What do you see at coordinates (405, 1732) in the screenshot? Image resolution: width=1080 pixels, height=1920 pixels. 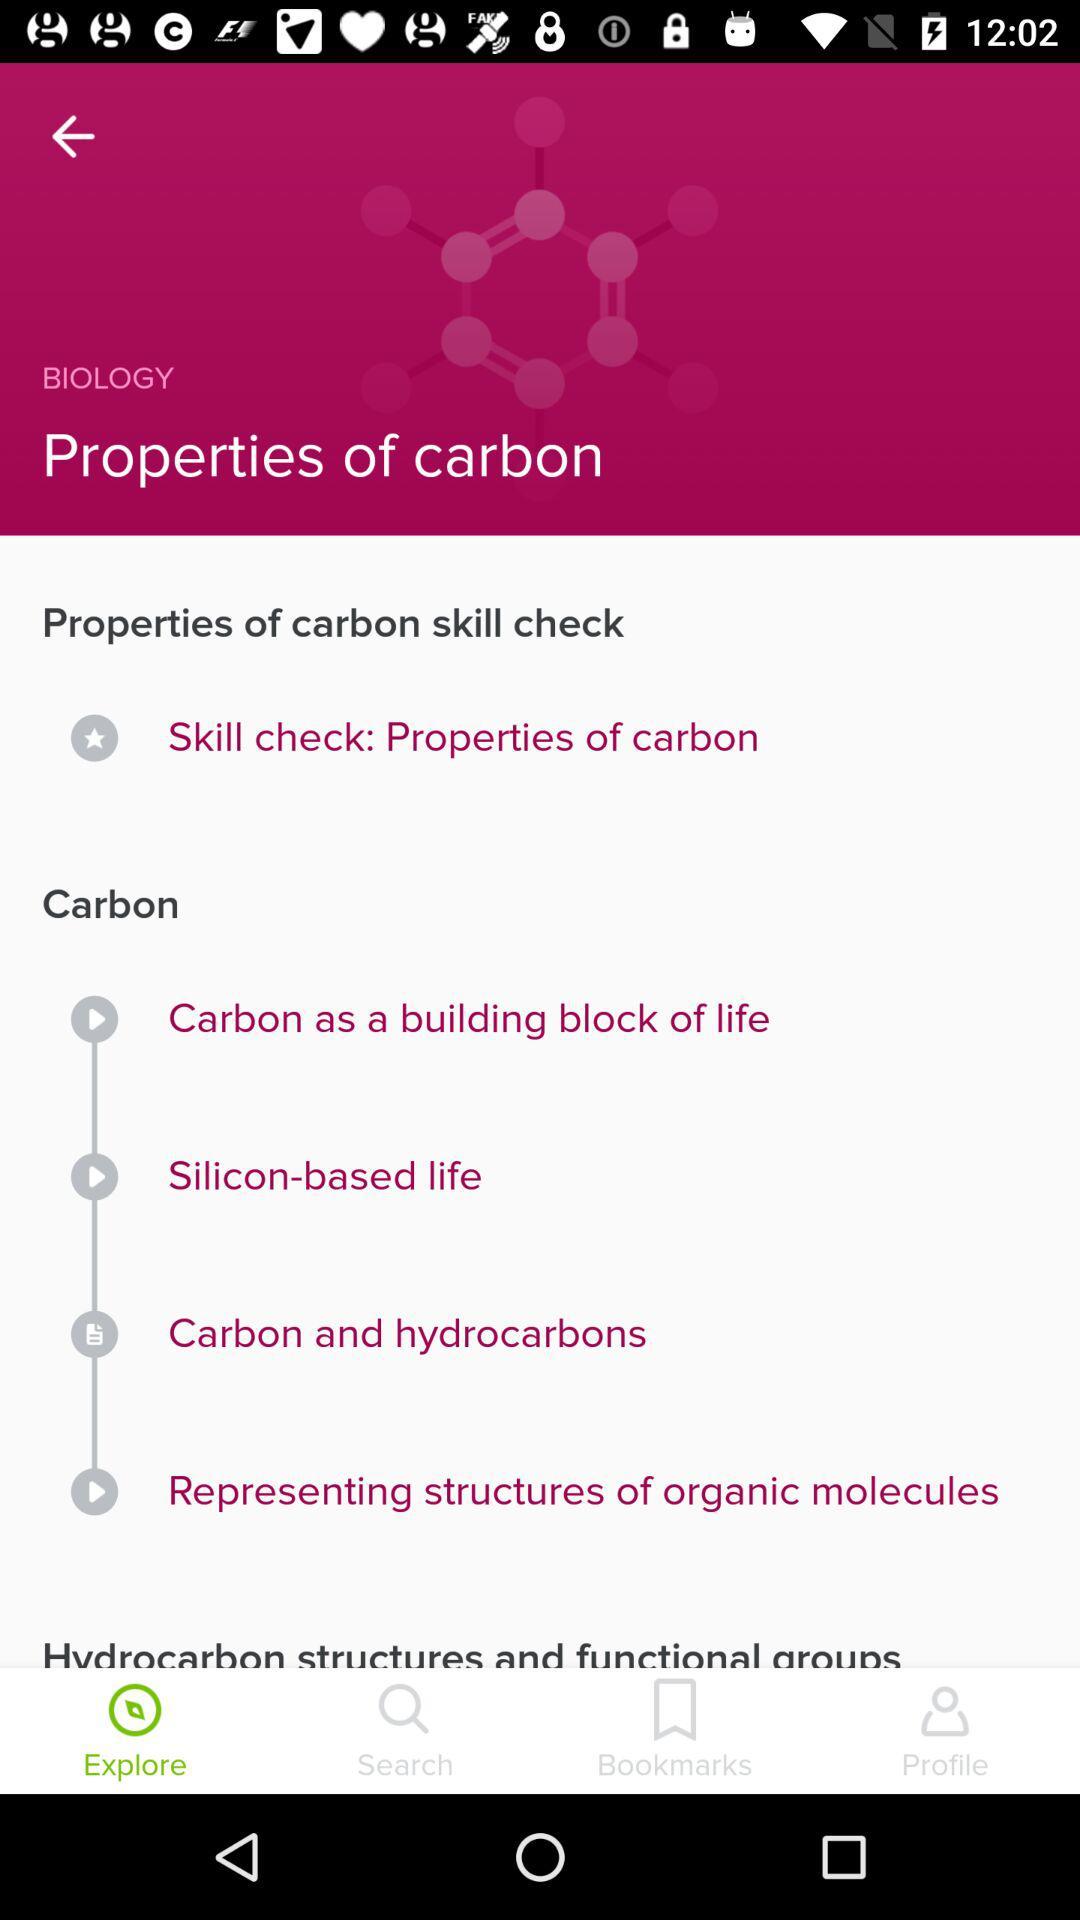 I see `the search` at bounding box center [405, 1732].